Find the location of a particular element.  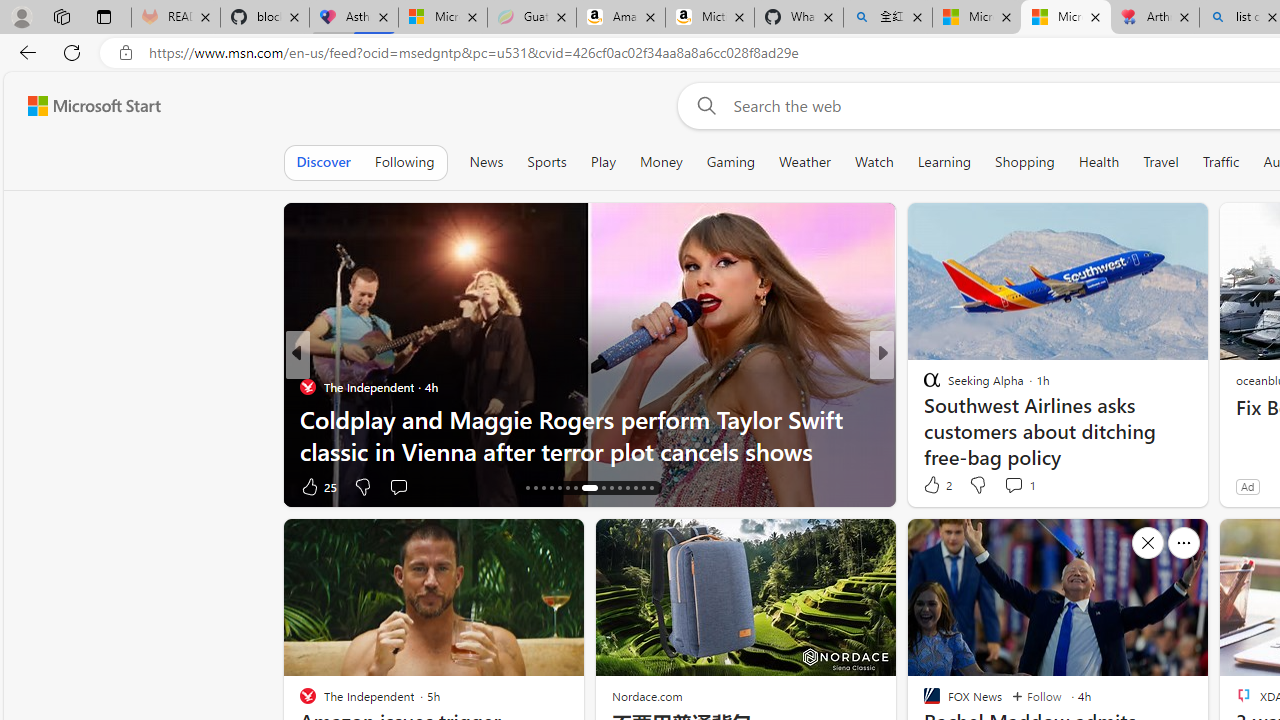

'Watch' is located at coordinates (874, 161).